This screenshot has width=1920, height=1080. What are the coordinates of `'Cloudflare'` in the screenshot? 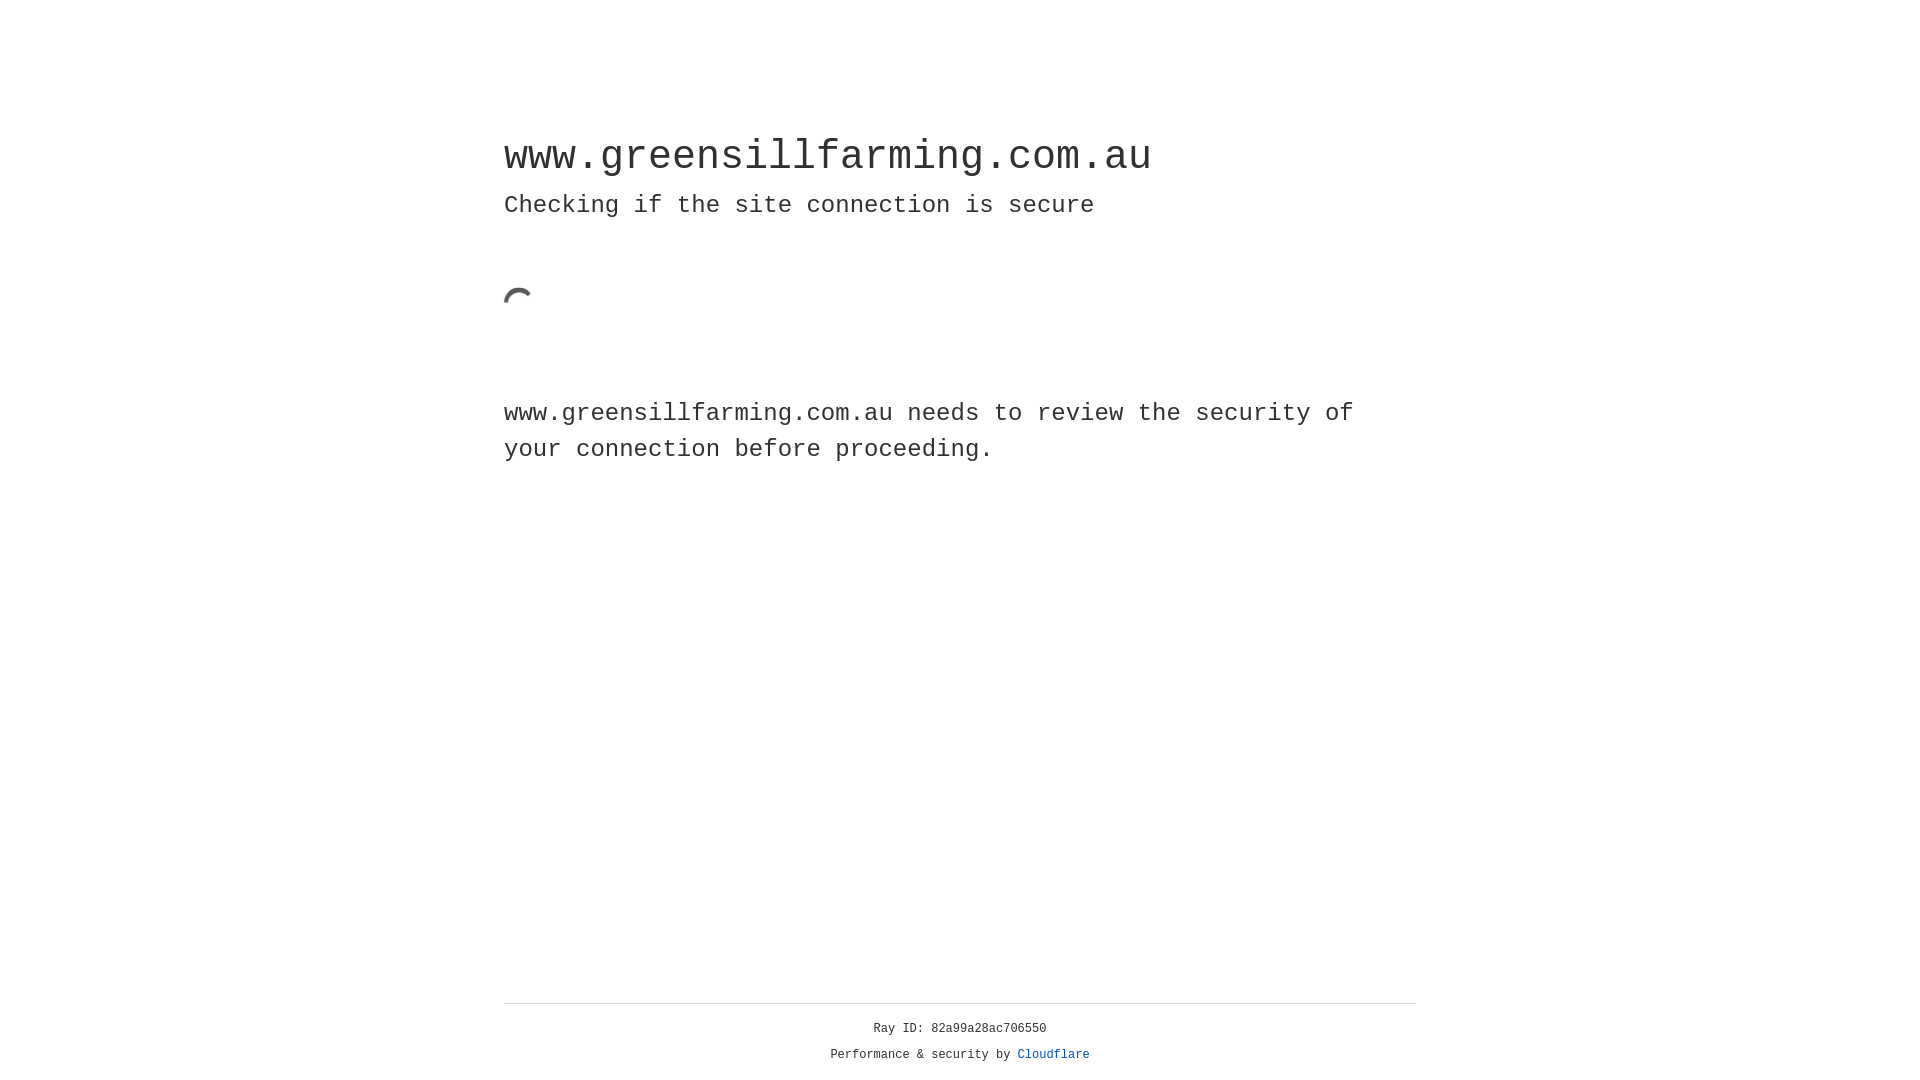 It's located at (1053, 1054).